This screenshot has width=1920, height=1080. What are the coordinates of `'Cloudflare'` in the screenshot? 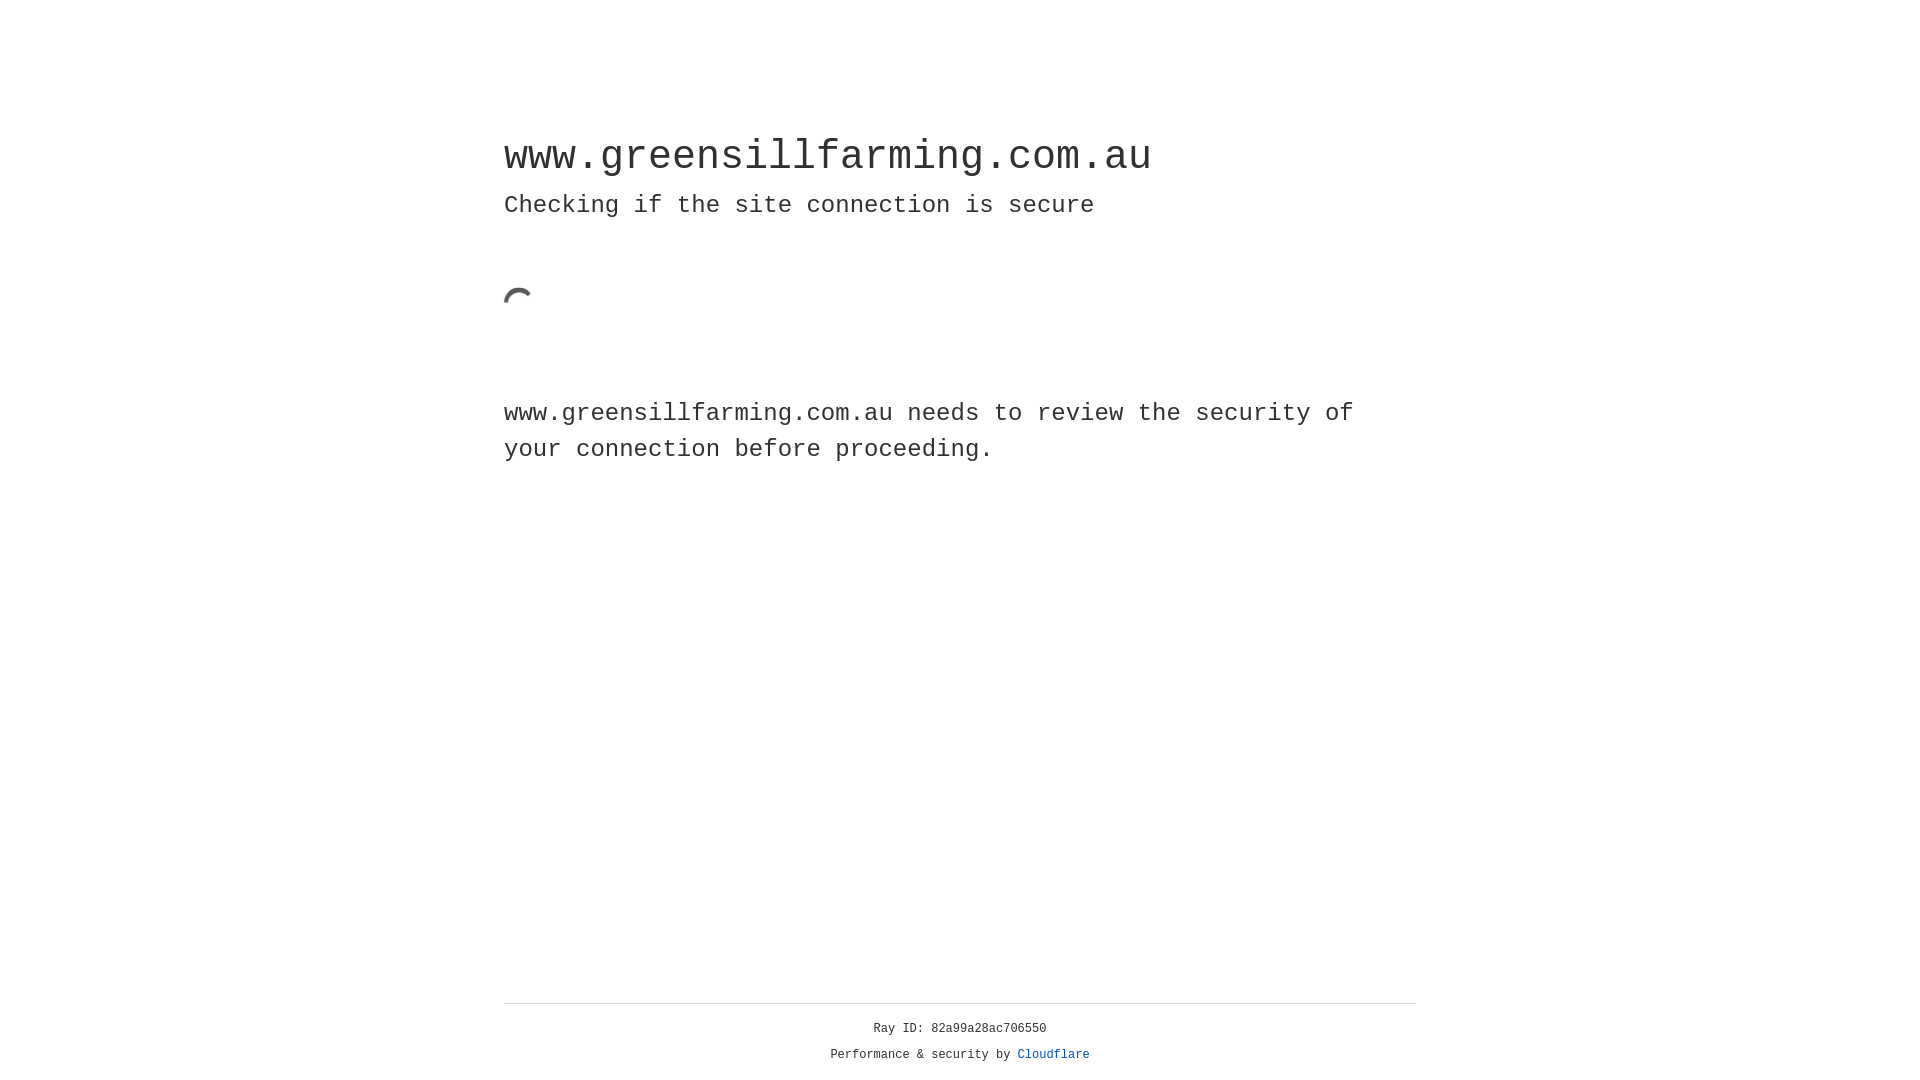 It's located at (1053, 1054).